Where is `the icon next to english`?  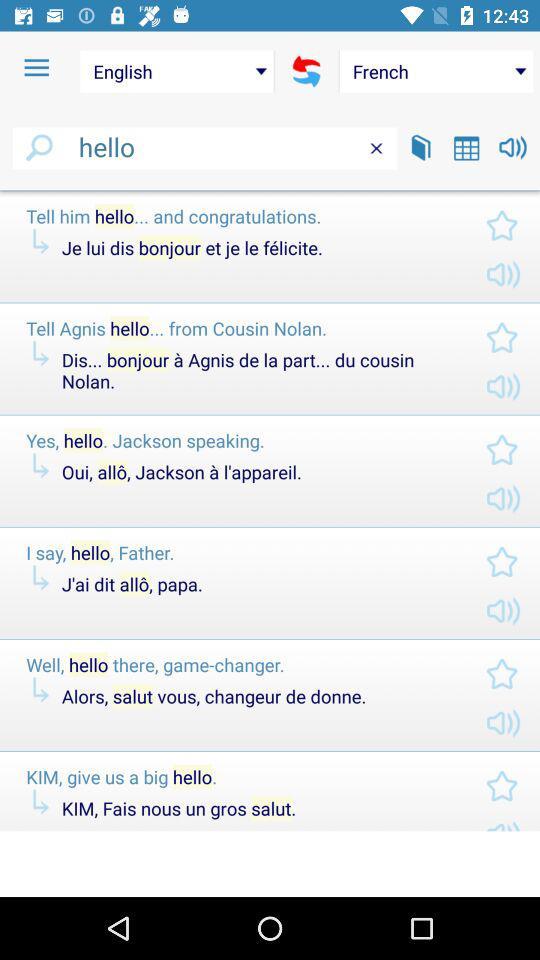 the icon next to english is located at coordinates (306, 71).